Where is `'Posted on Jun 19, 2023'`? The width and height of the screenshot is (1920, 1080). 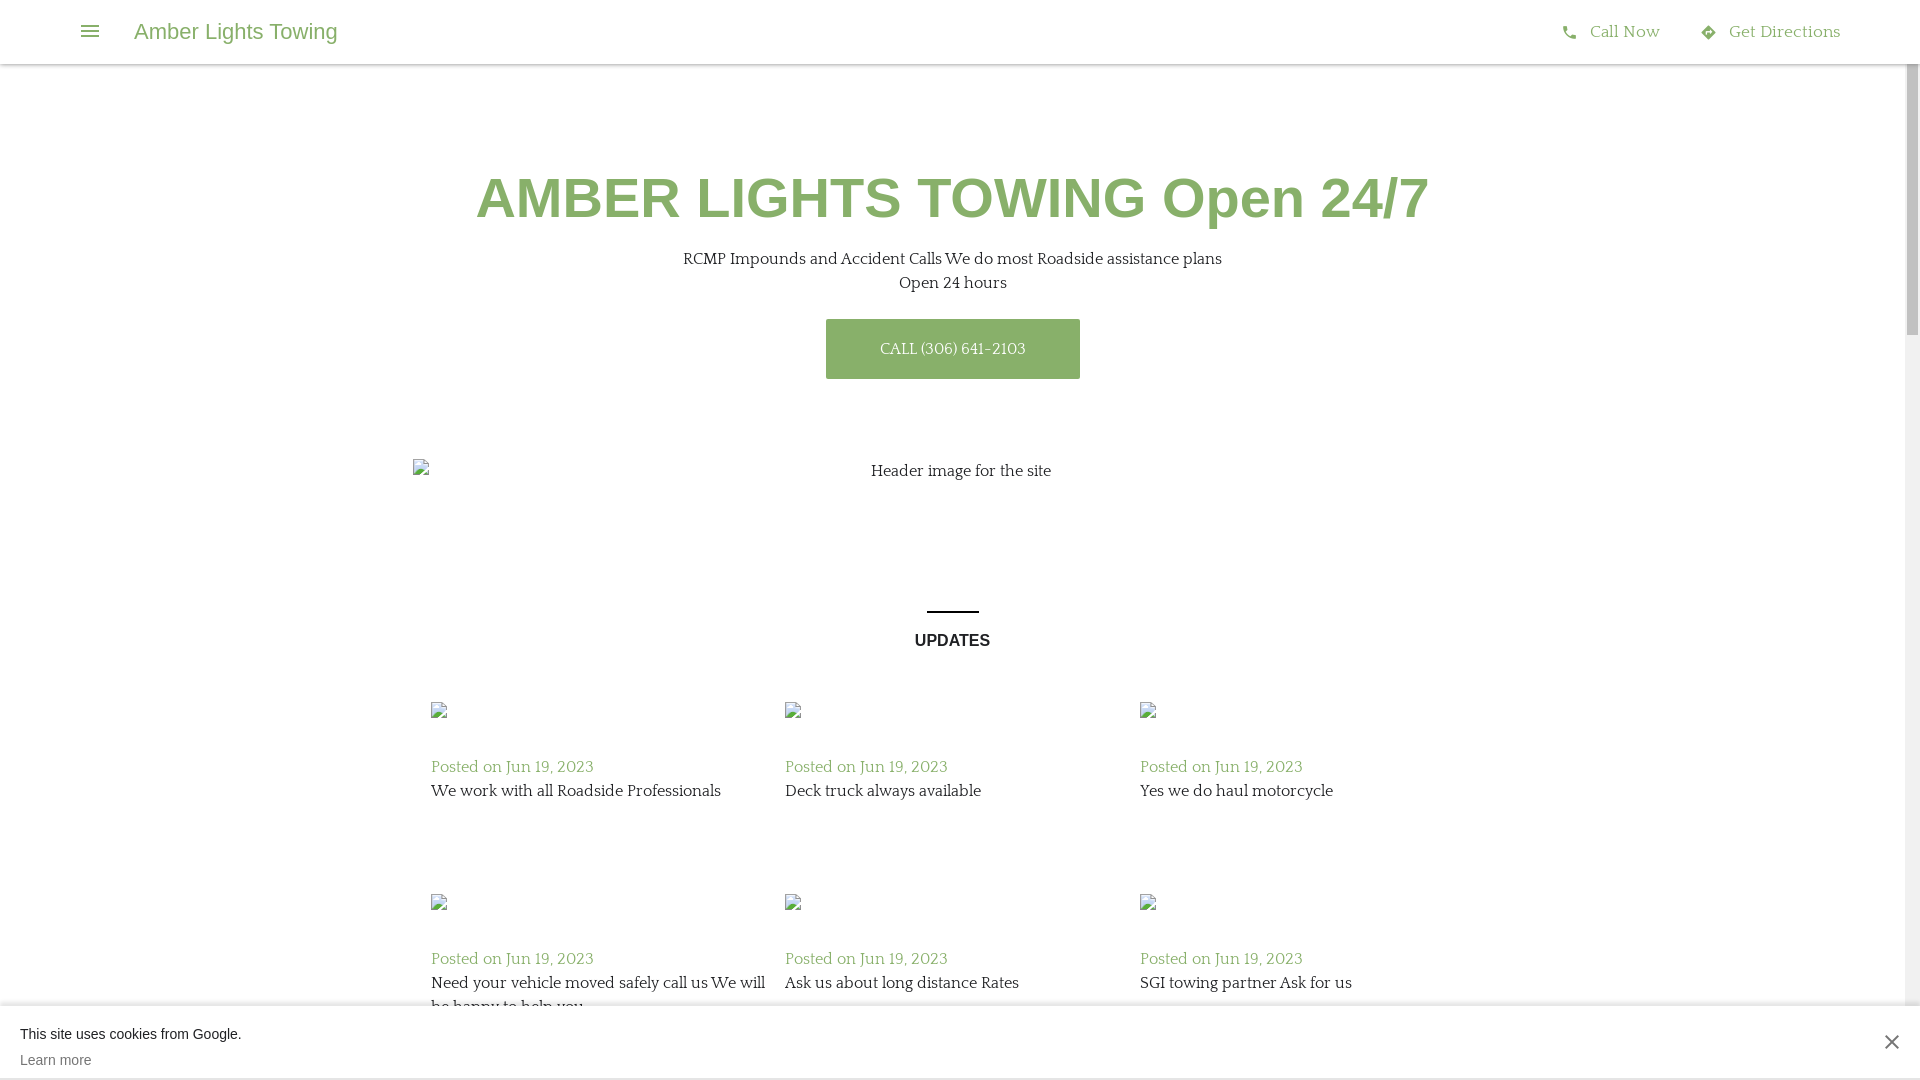 'Posted on Jun 19, 2023' is located at coordinates (866, 766).